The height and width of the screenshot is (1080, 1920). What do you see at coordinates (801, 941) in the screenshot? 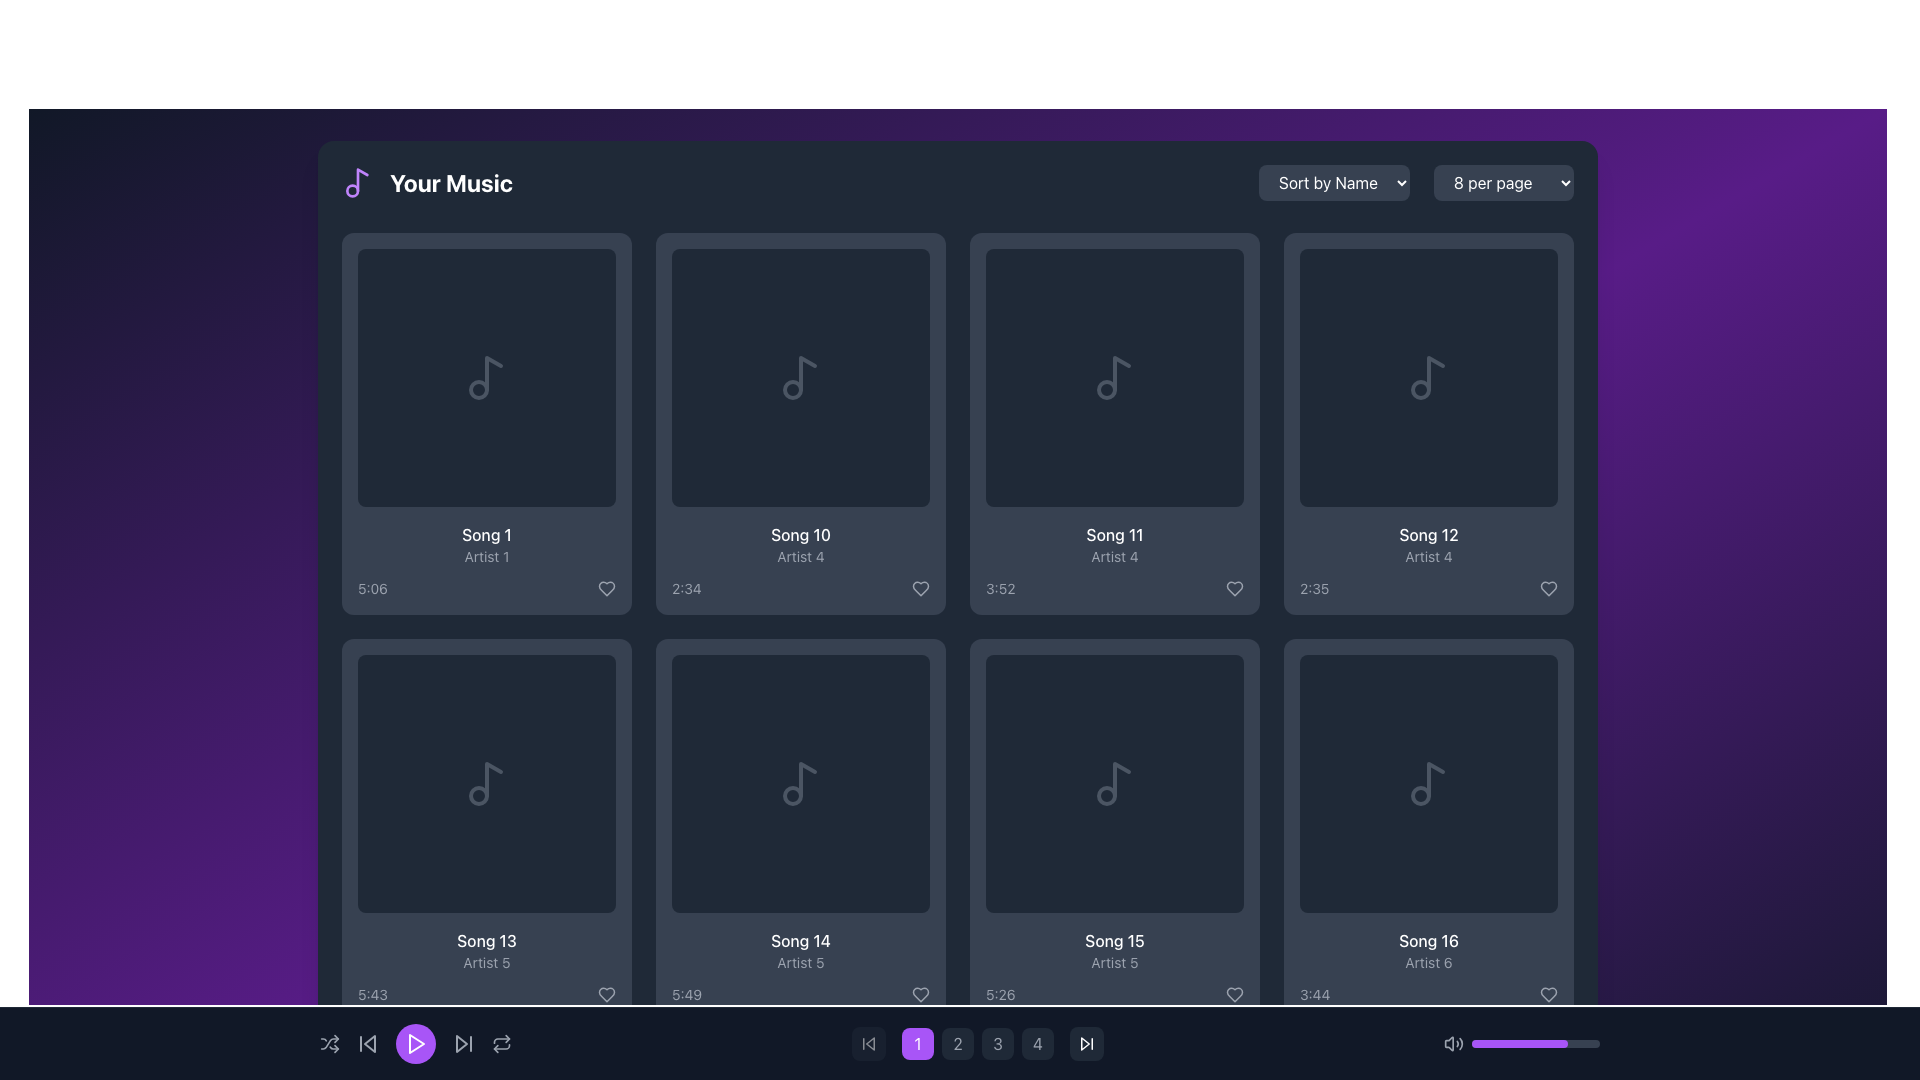
I see `the Text Label displaying the title of a song, which is located in the seventh card of the grid layout, positioned below the album art and above 'Artist 5'` at bounding box center [801, 941].